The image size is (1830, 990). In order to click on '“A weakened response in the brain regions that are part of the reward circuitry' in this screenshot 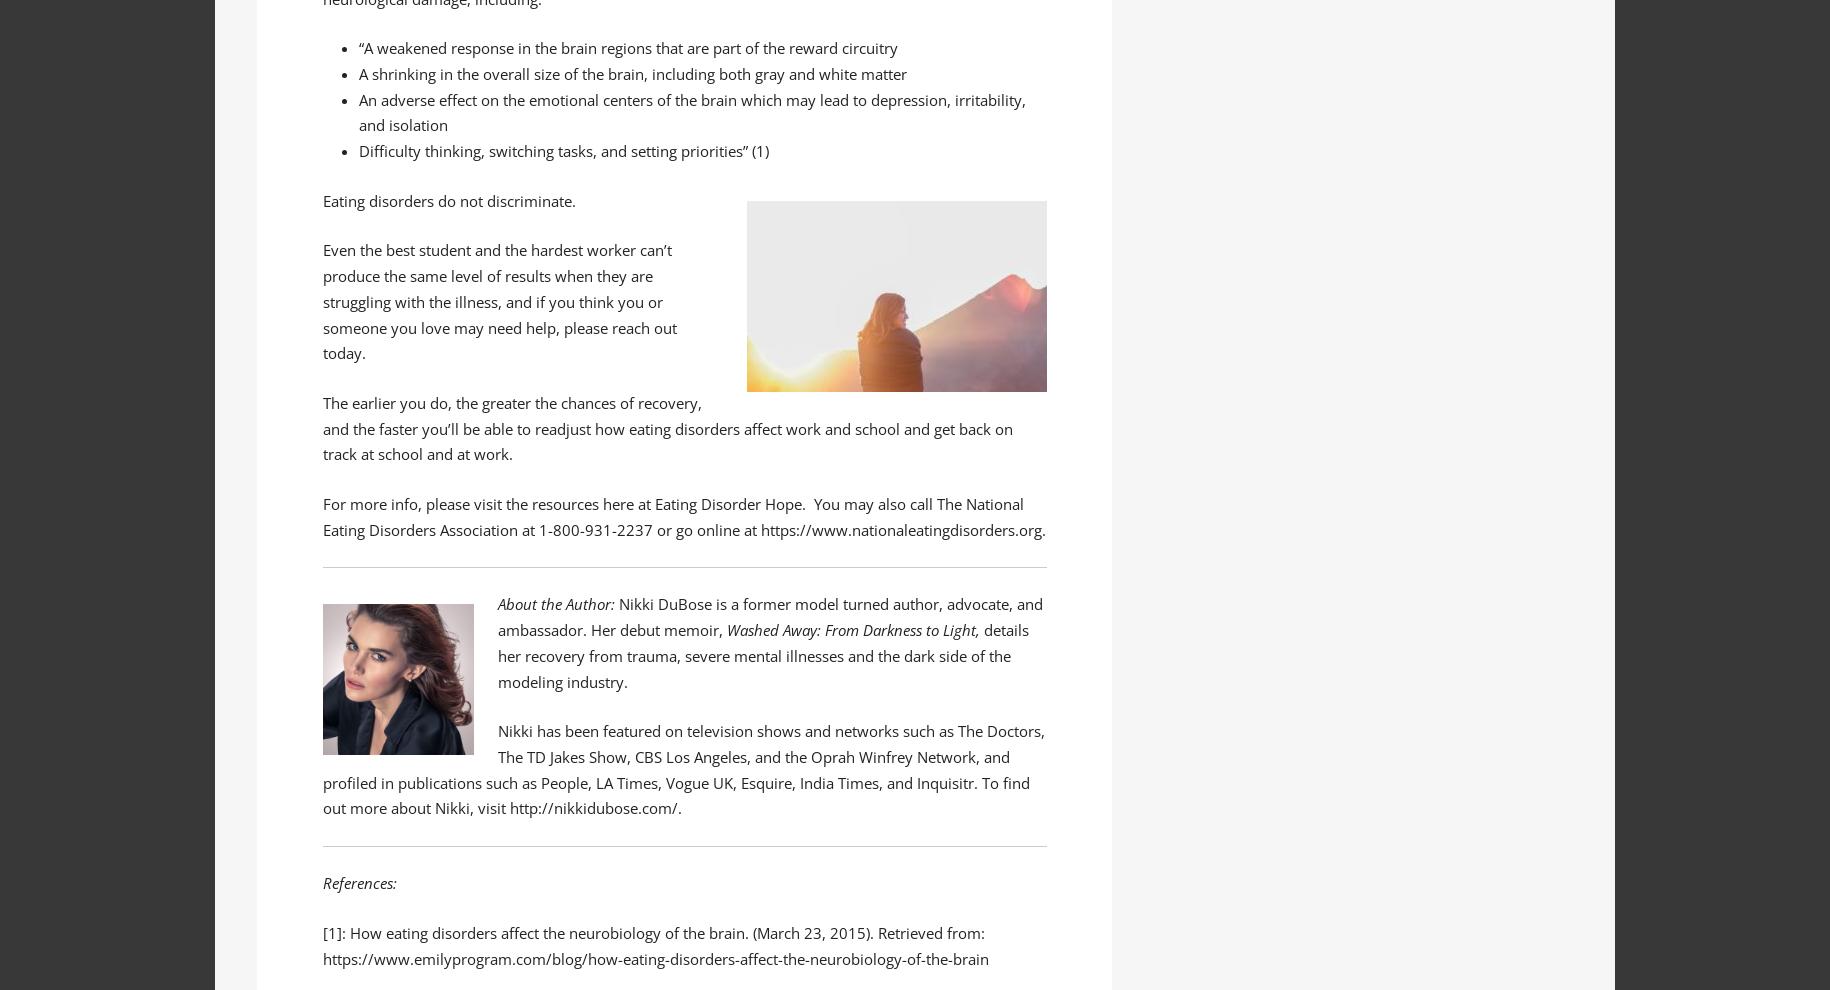, I will do `click(357, 47)`.